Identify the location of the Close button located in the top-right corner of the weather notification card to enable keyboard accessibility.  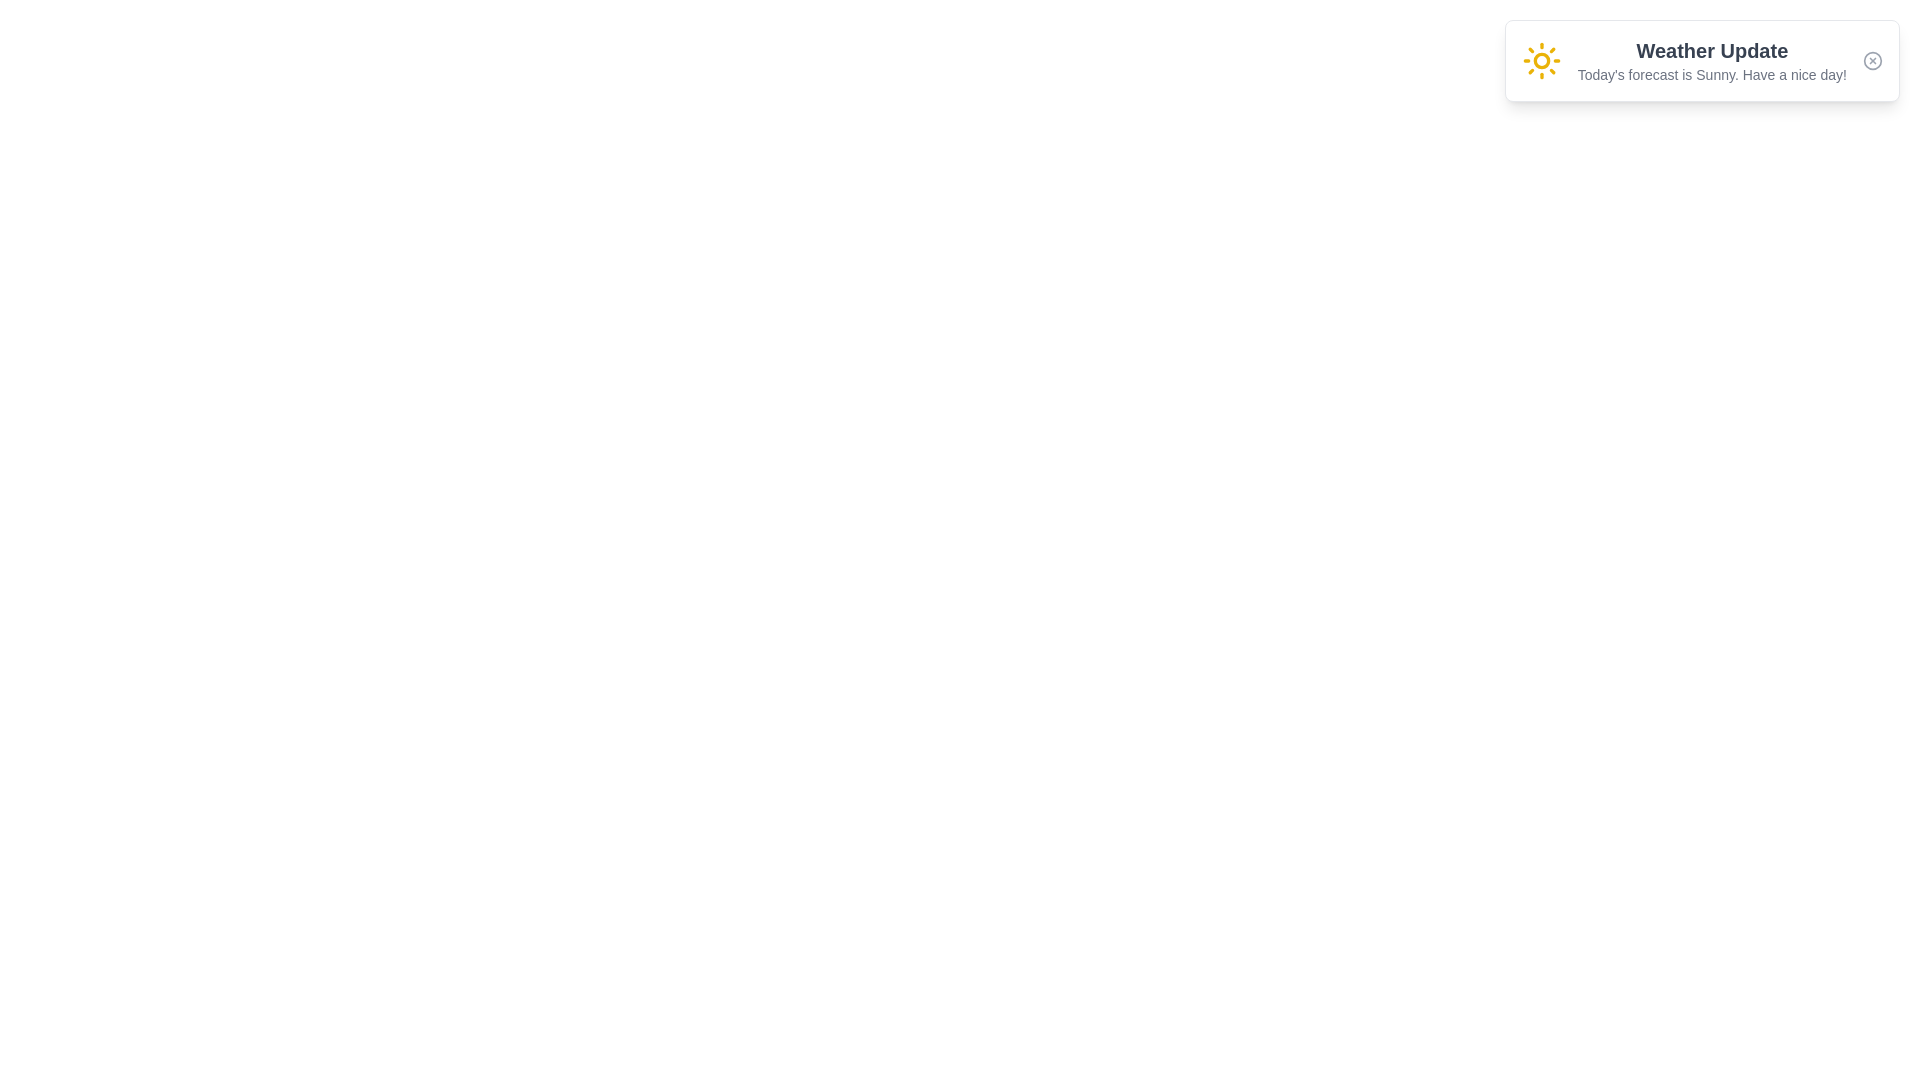
(1871, 60).